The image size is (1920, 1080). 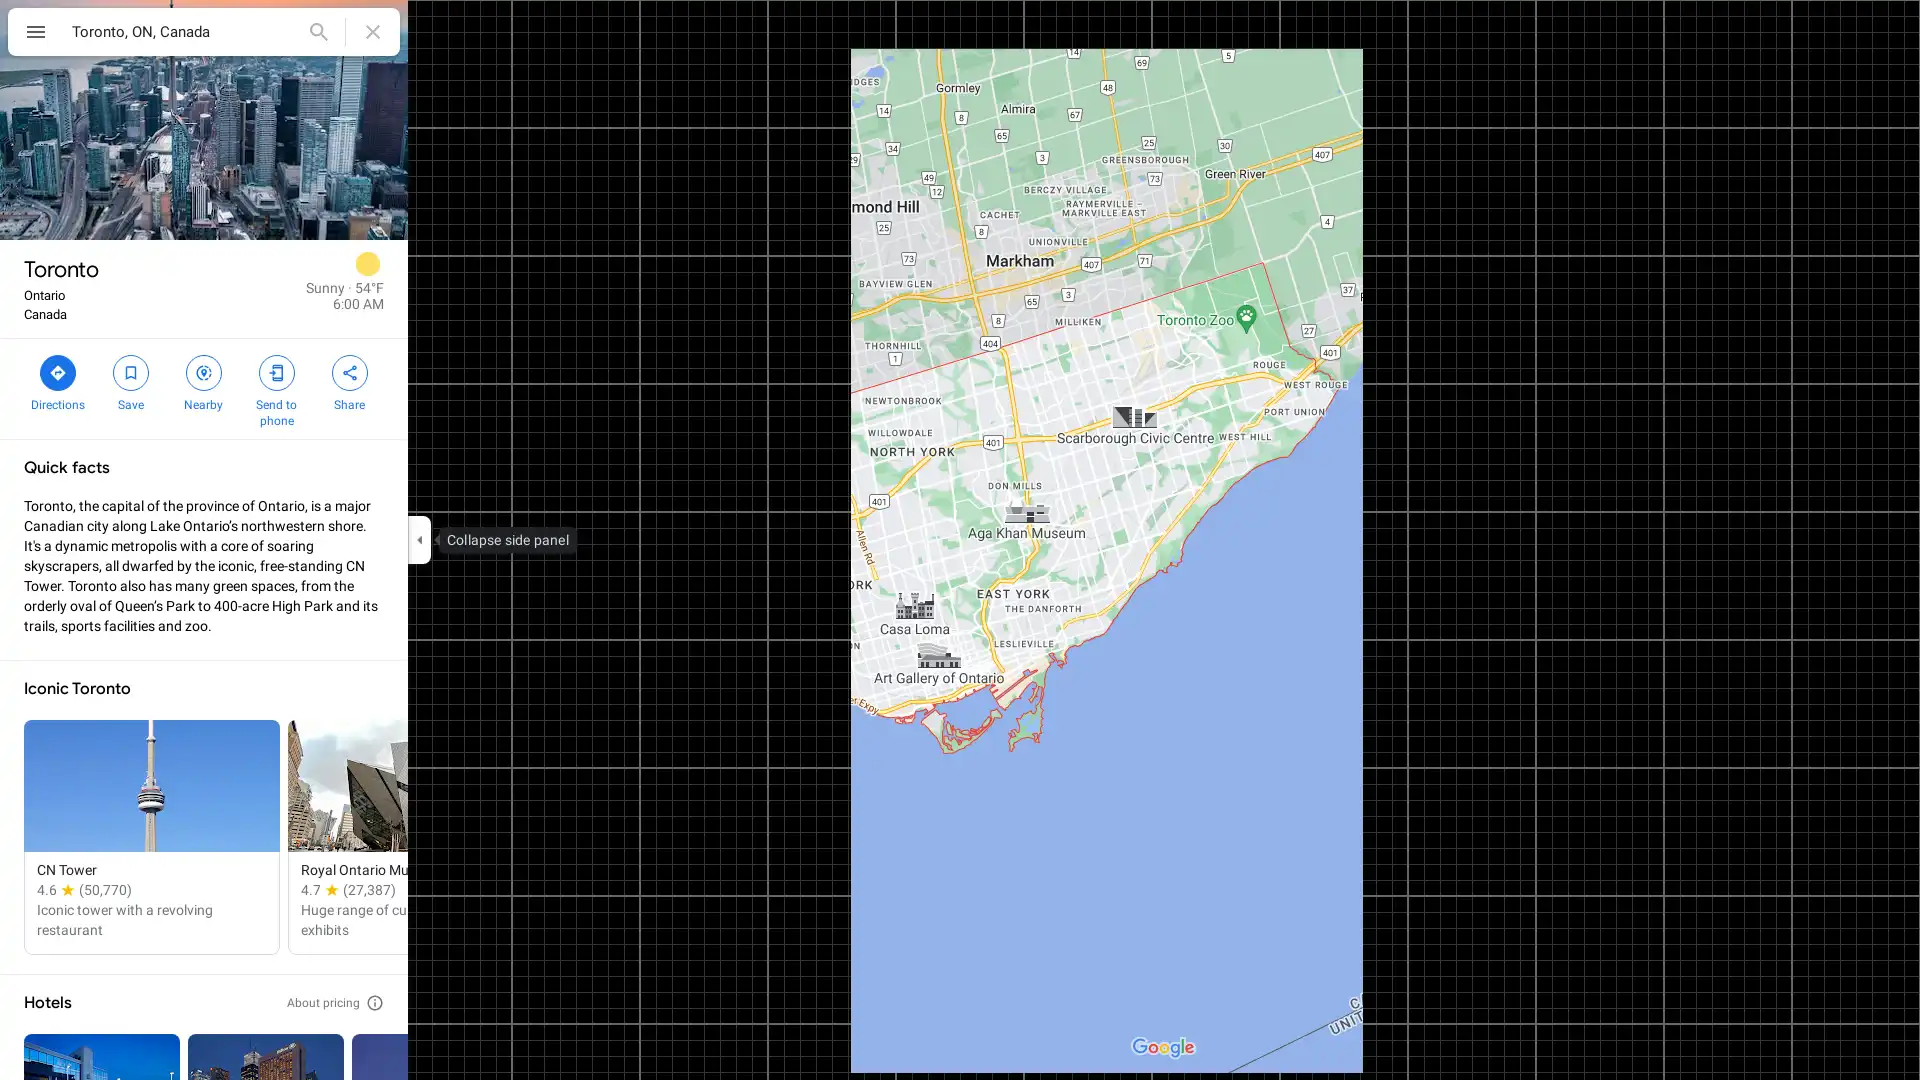 I want to click on Save Toronto in your lists, so click(x=129, y=381).